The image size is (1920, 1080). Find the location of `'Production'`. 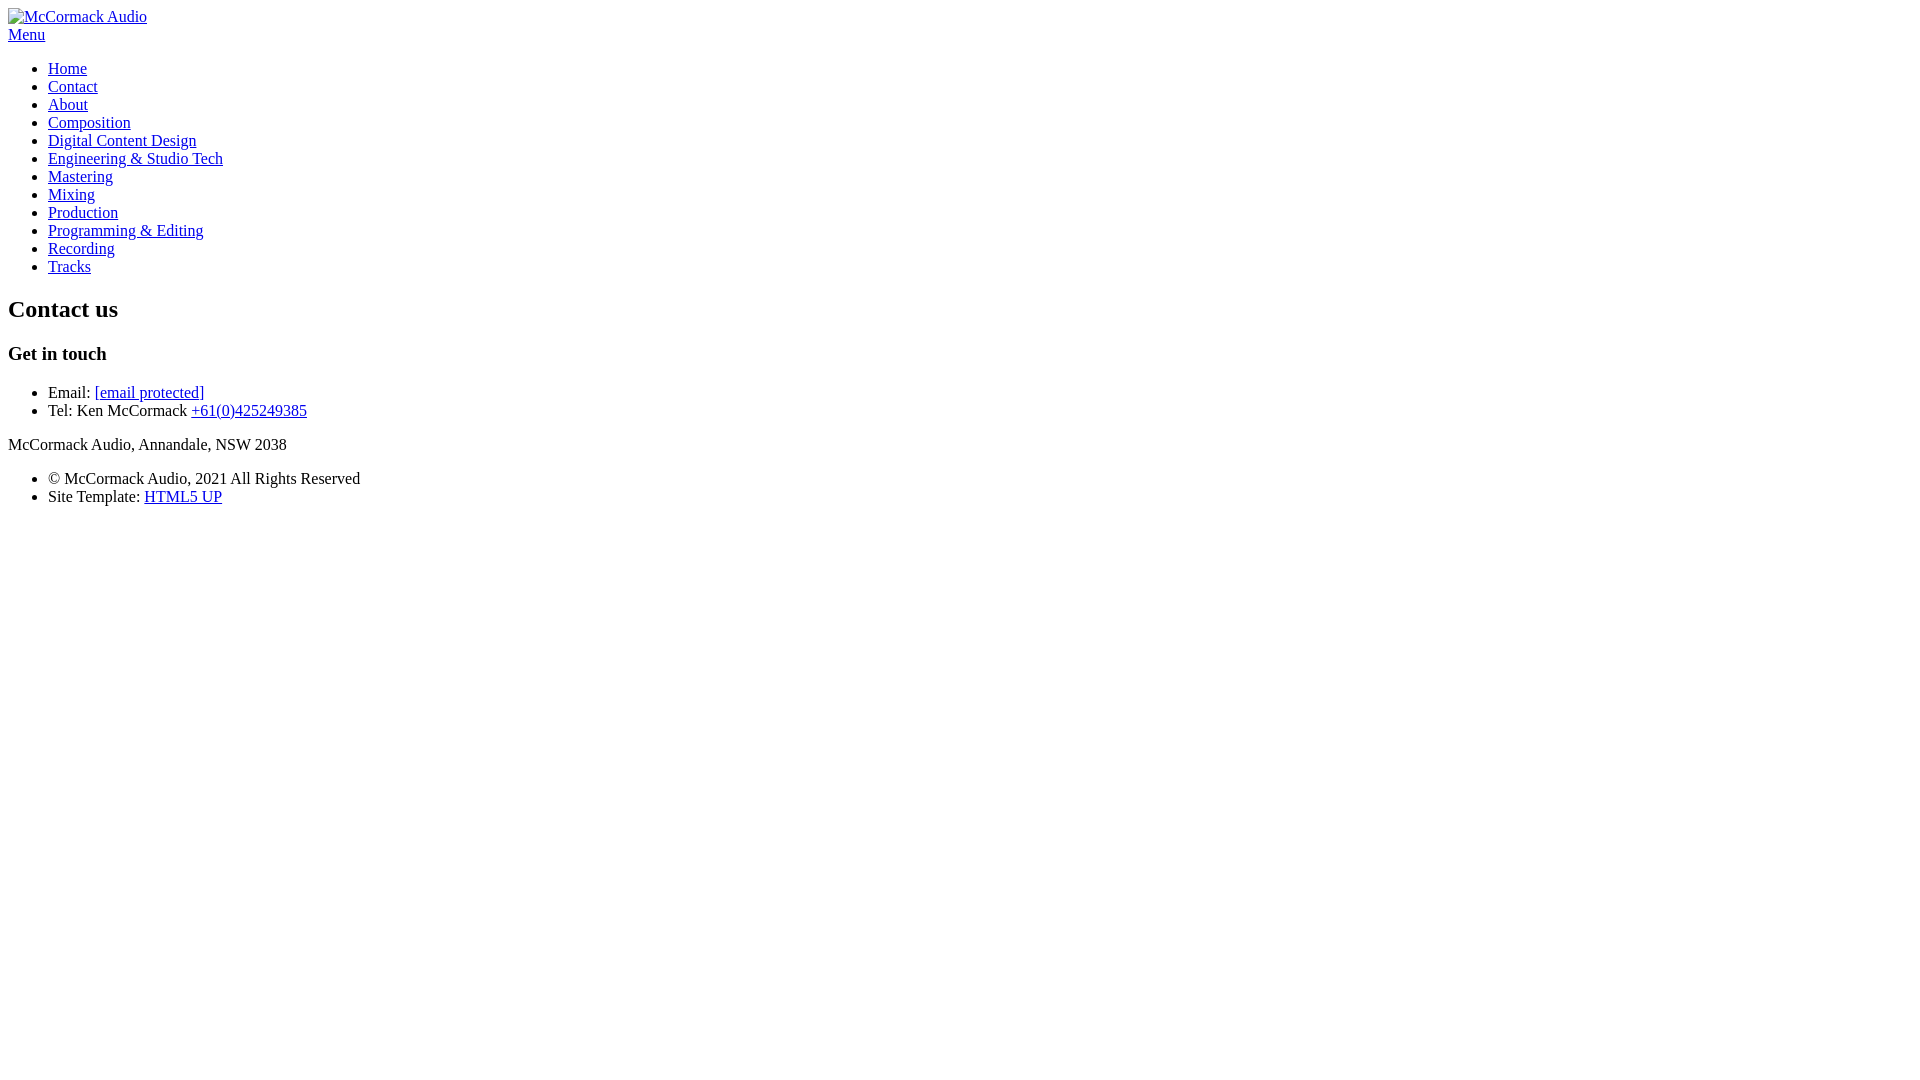

'Production' is located at coordinates (81, 212).